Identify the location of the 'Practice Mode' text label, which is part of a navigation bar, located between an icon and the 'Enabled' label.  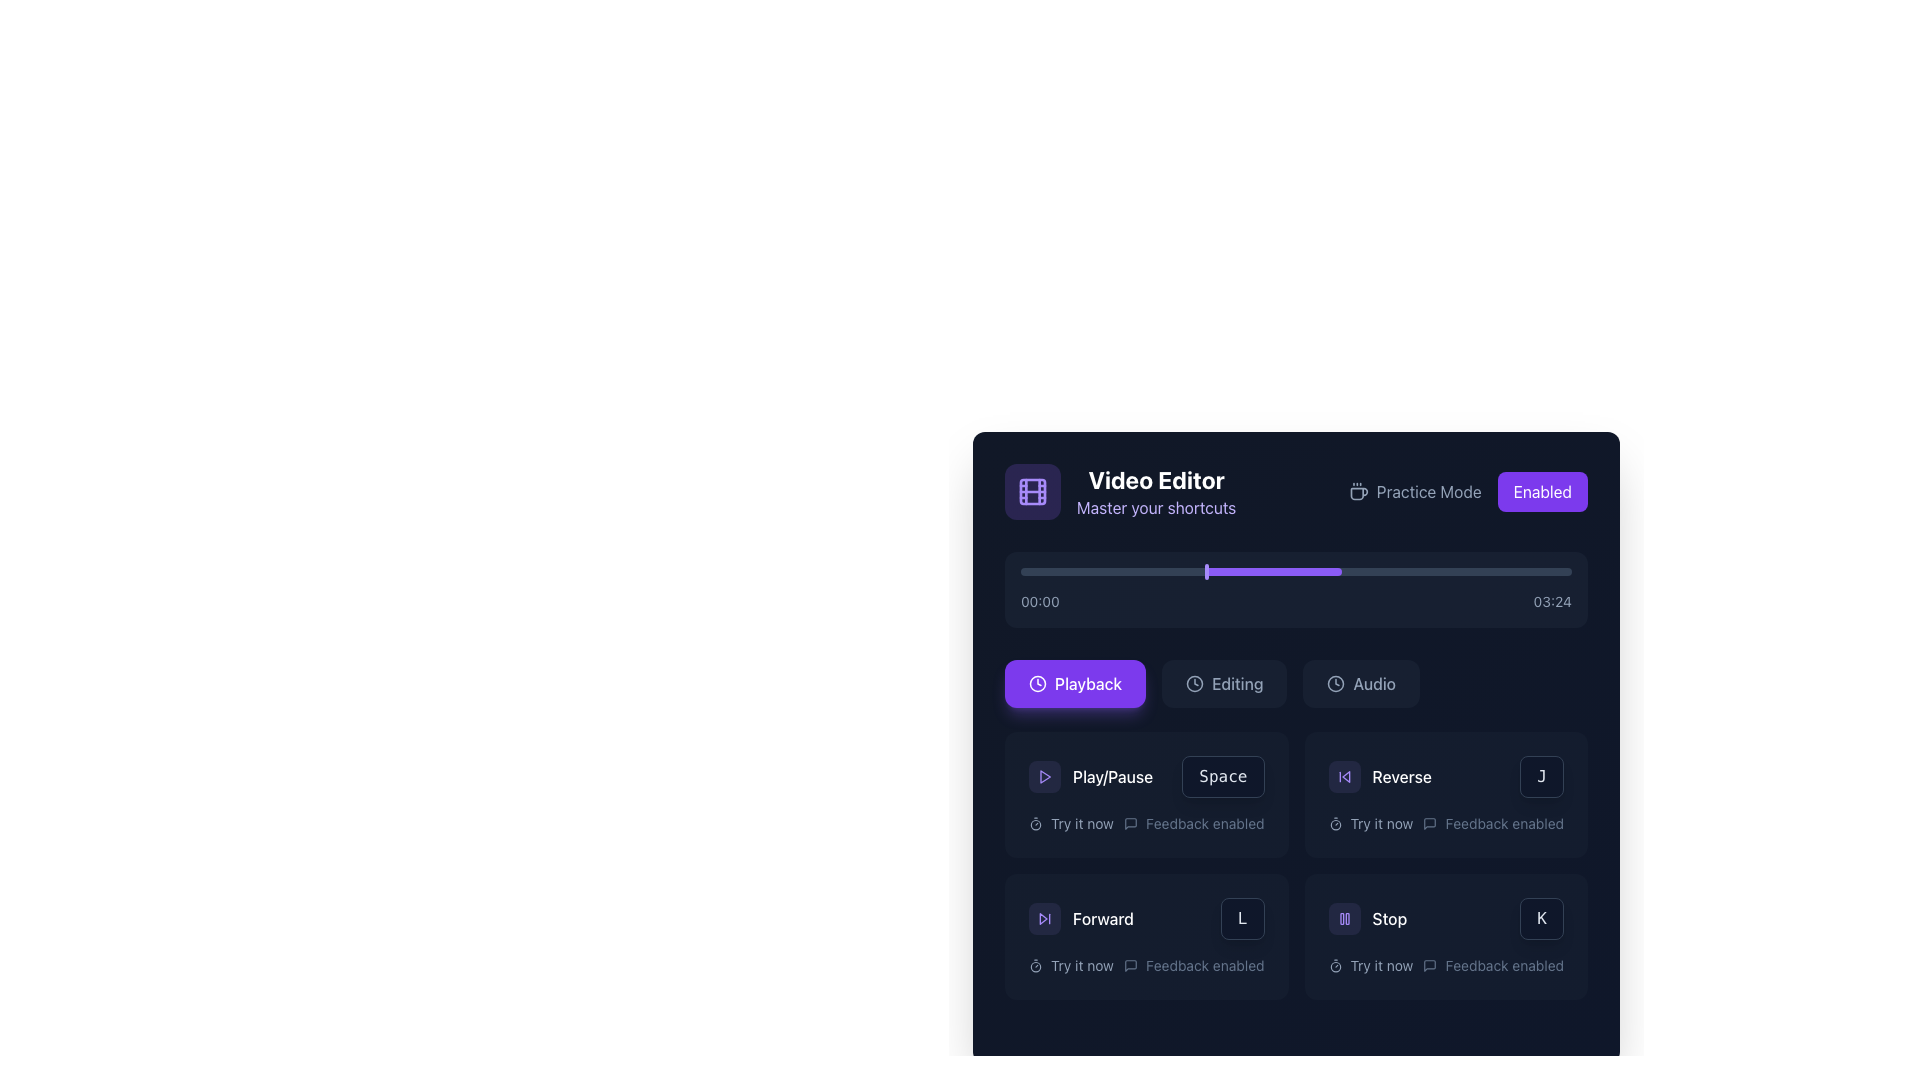
(1428, 492).